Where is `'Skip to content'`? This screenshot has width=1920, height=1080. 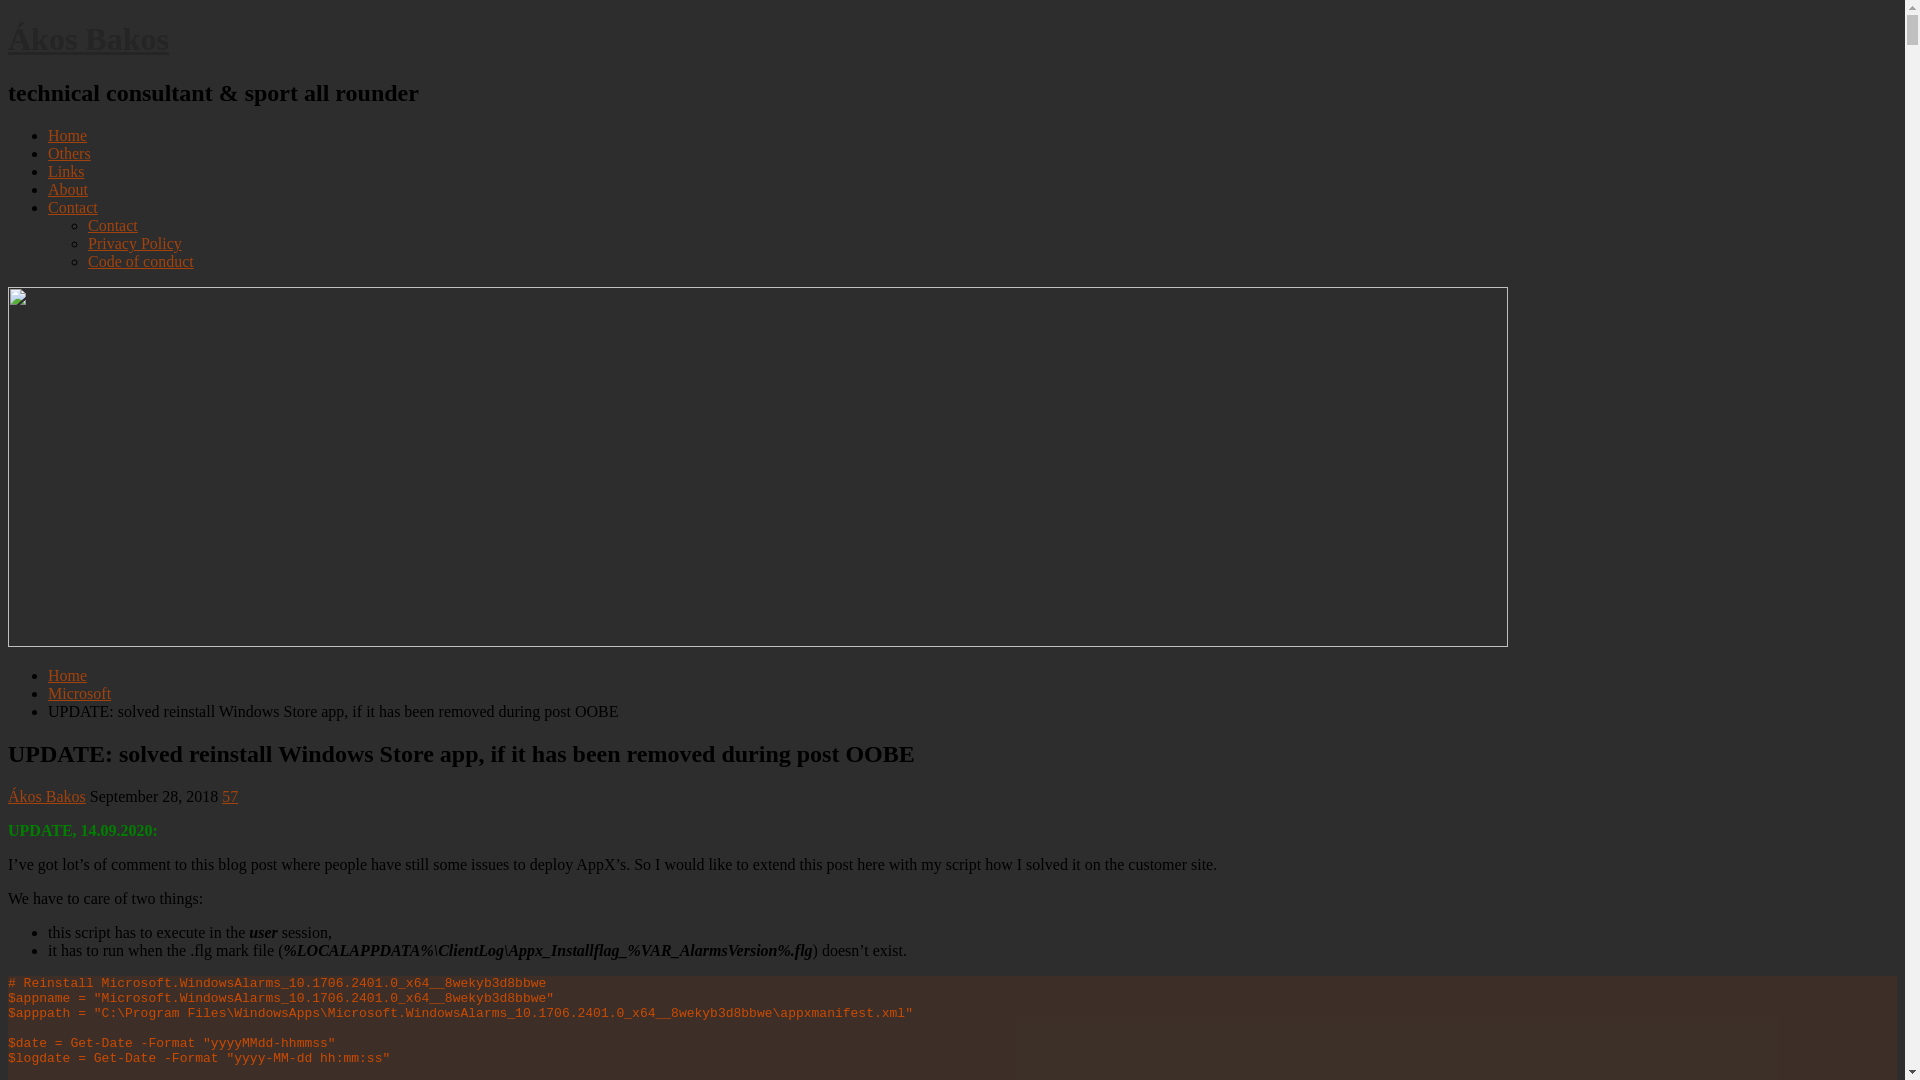 'Skip to content' is located at coordinates (7, 20).